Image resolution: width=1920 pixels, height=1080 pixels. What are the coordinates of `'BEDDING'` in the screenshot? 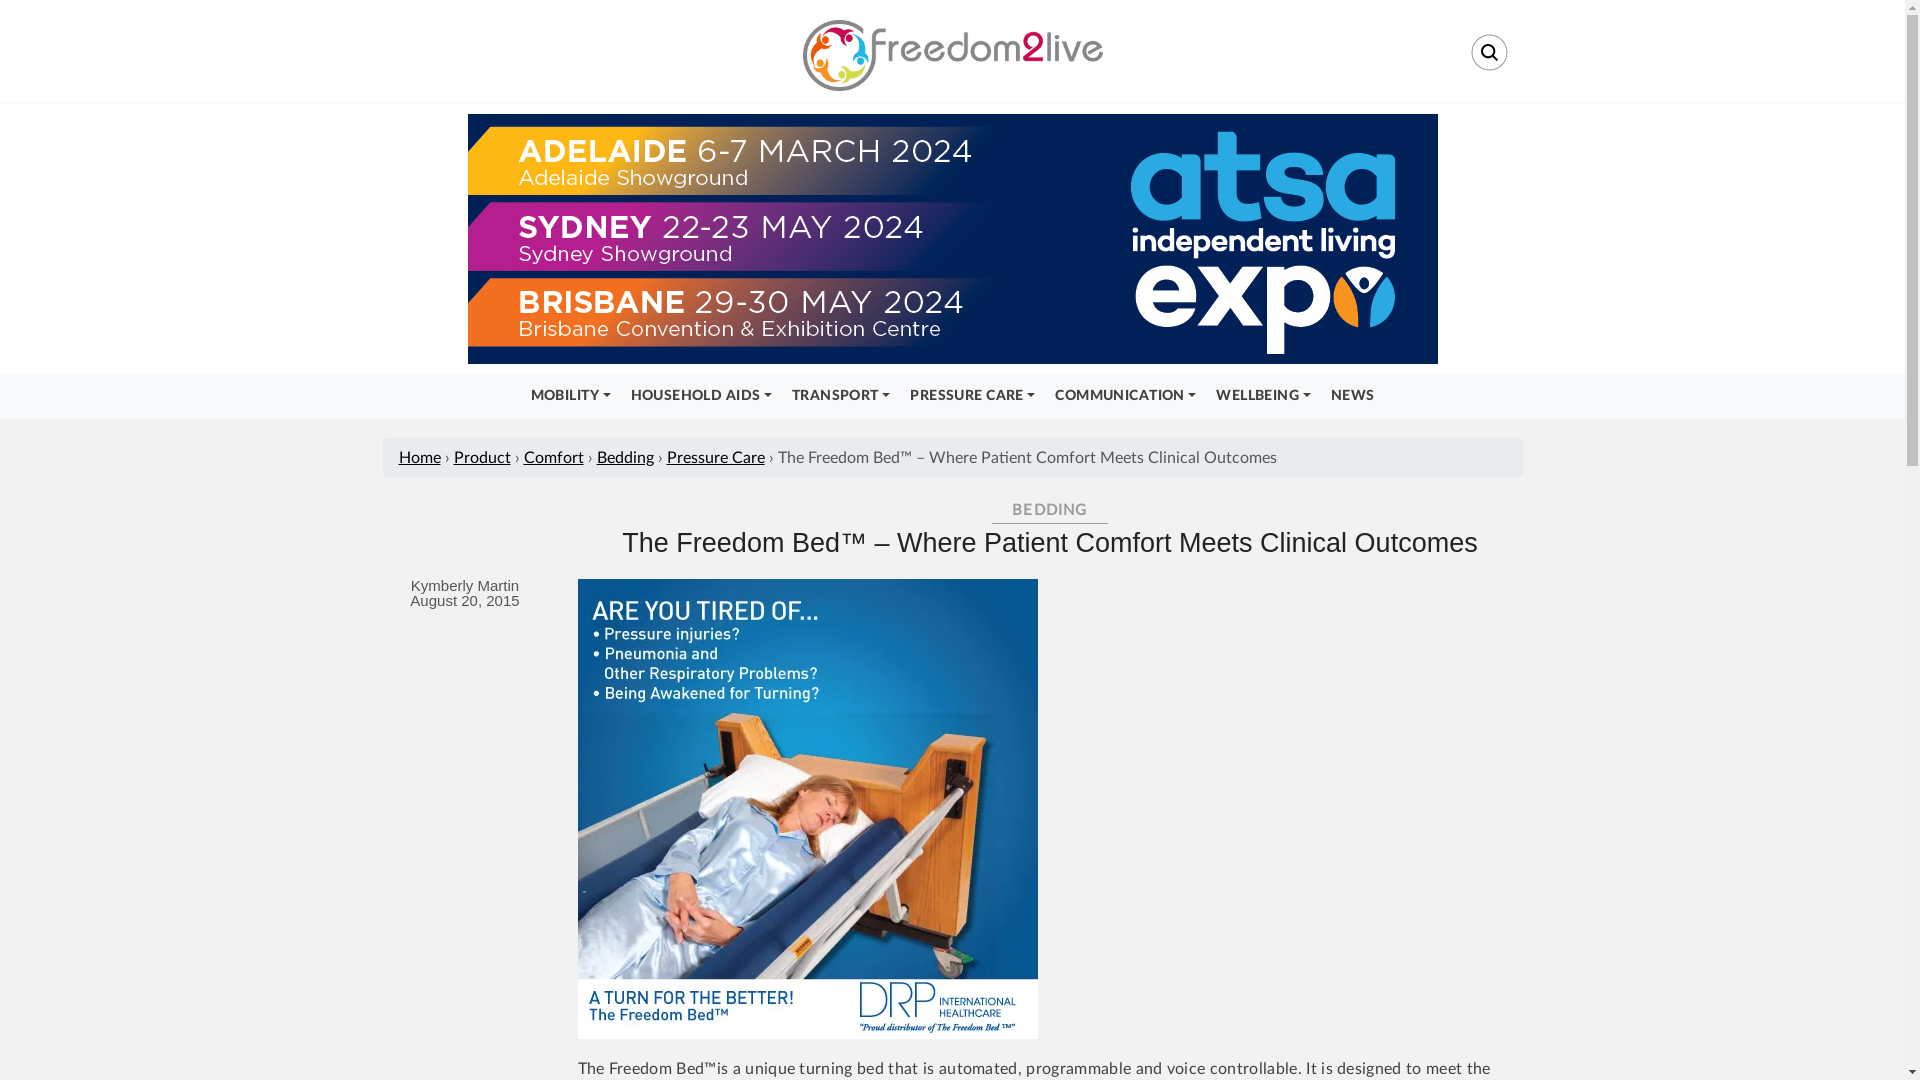 It's located at (992, 509).